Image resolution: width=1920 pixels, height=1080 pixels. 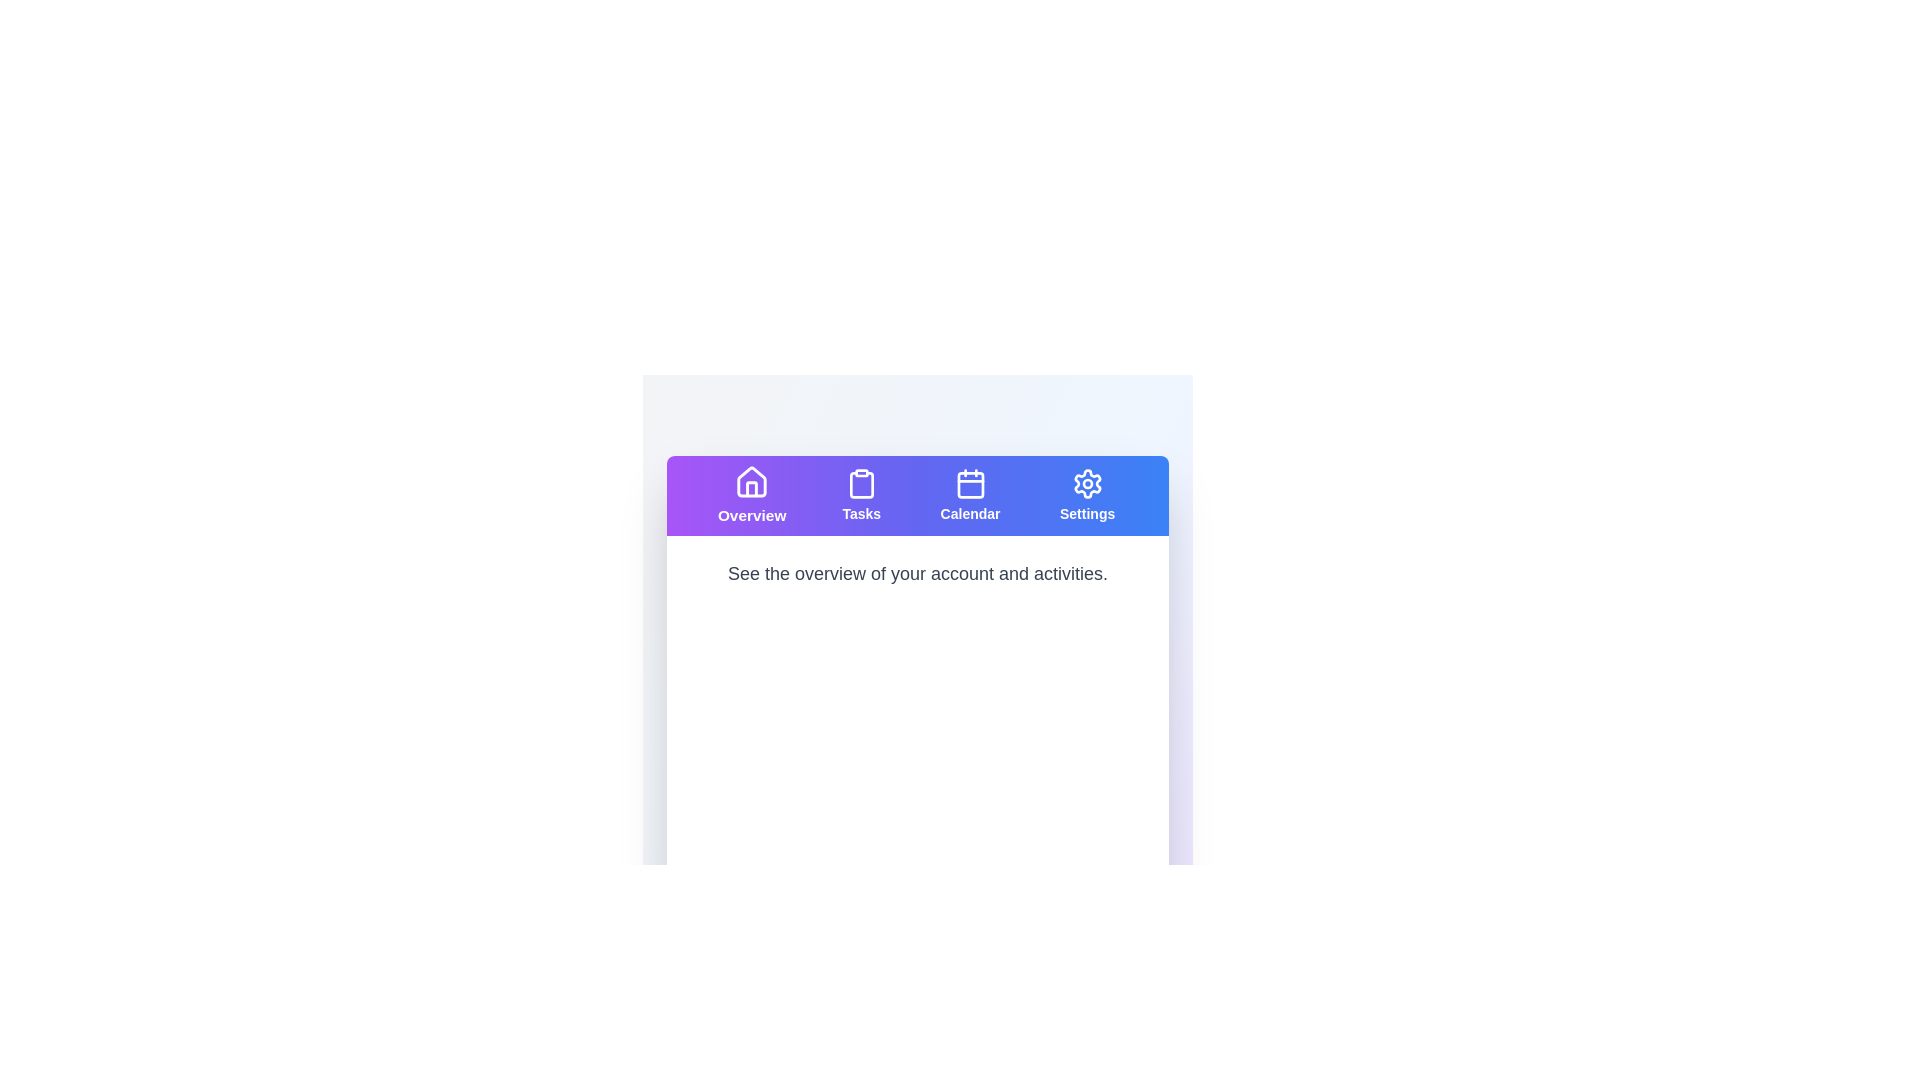 What do you see at coordinates (750, 482) in the screenshot?
I see `the 'Overview' icon located in the upper-left corner of the navigation bar` at bounding box center [750, 482].